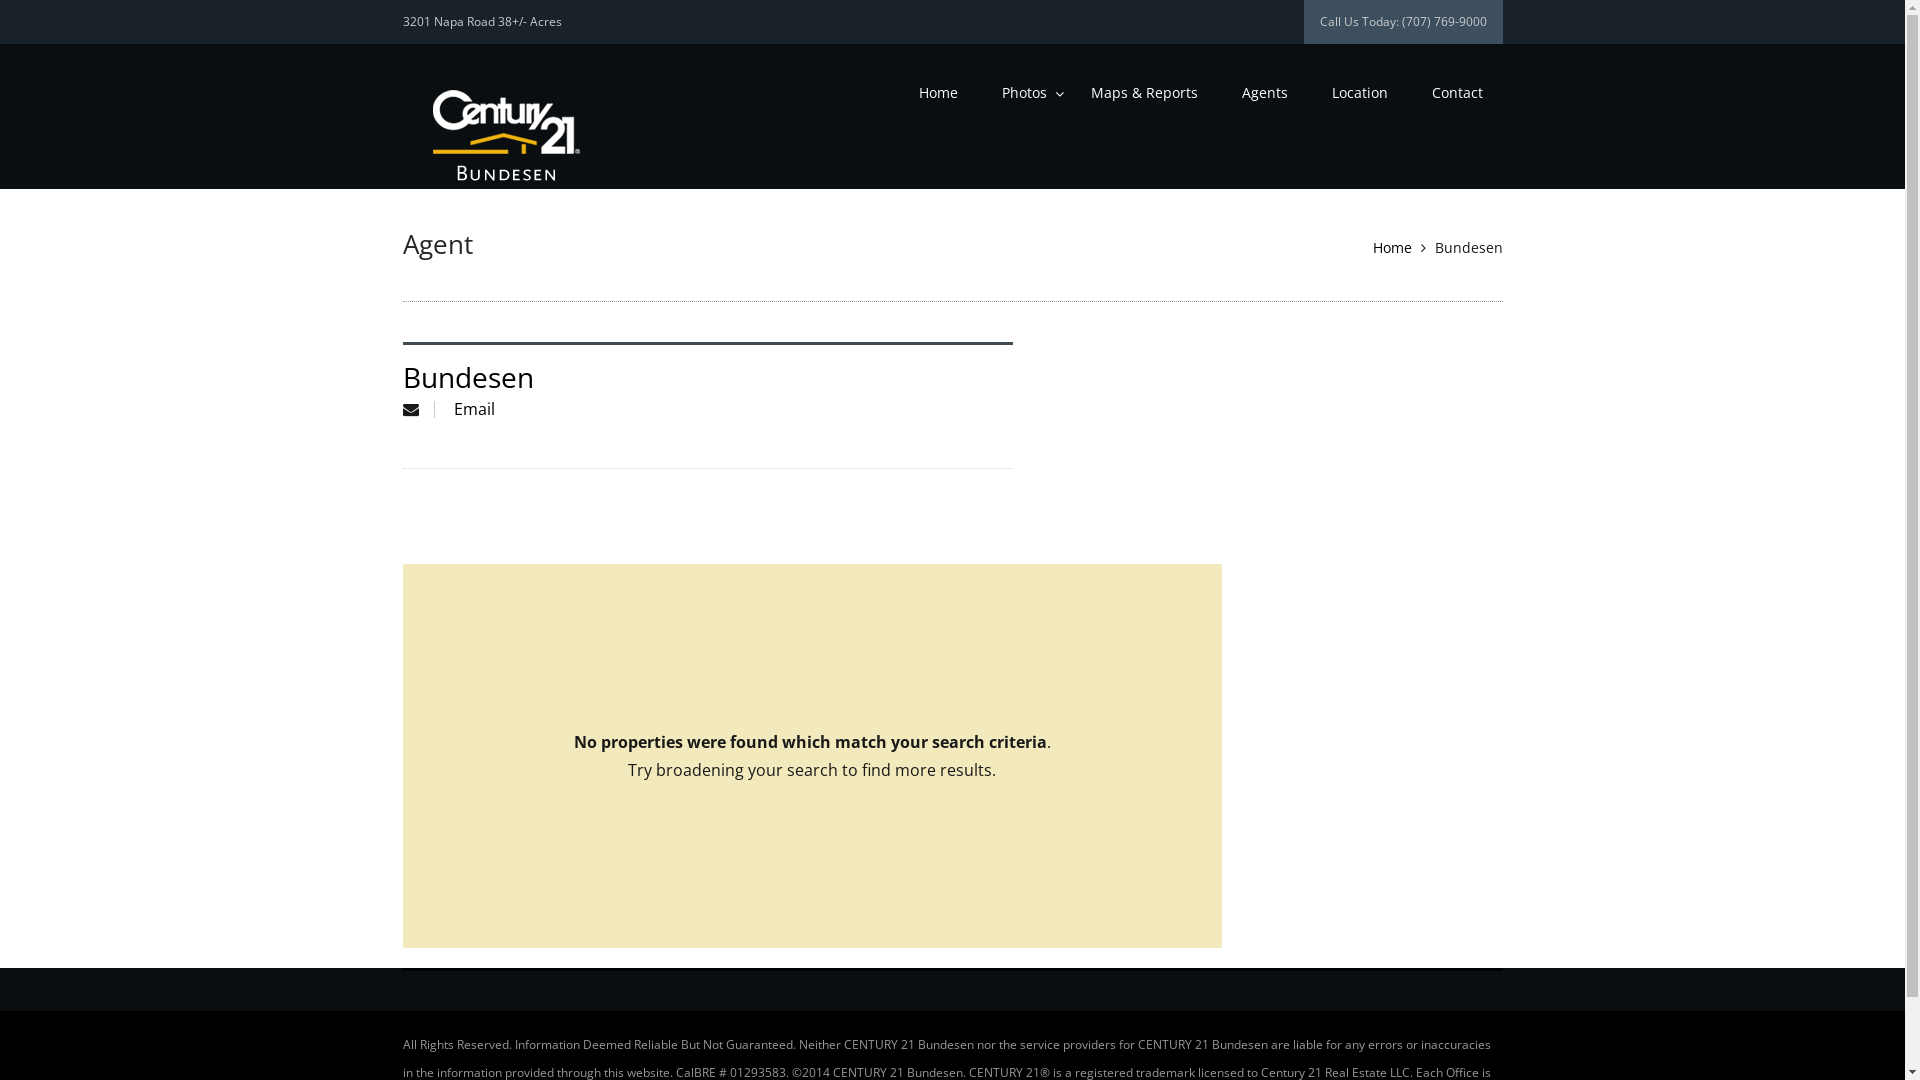 The width and height of the screenshot is (1920, 1080). I want to click on 'Location', so click(1359, 92).